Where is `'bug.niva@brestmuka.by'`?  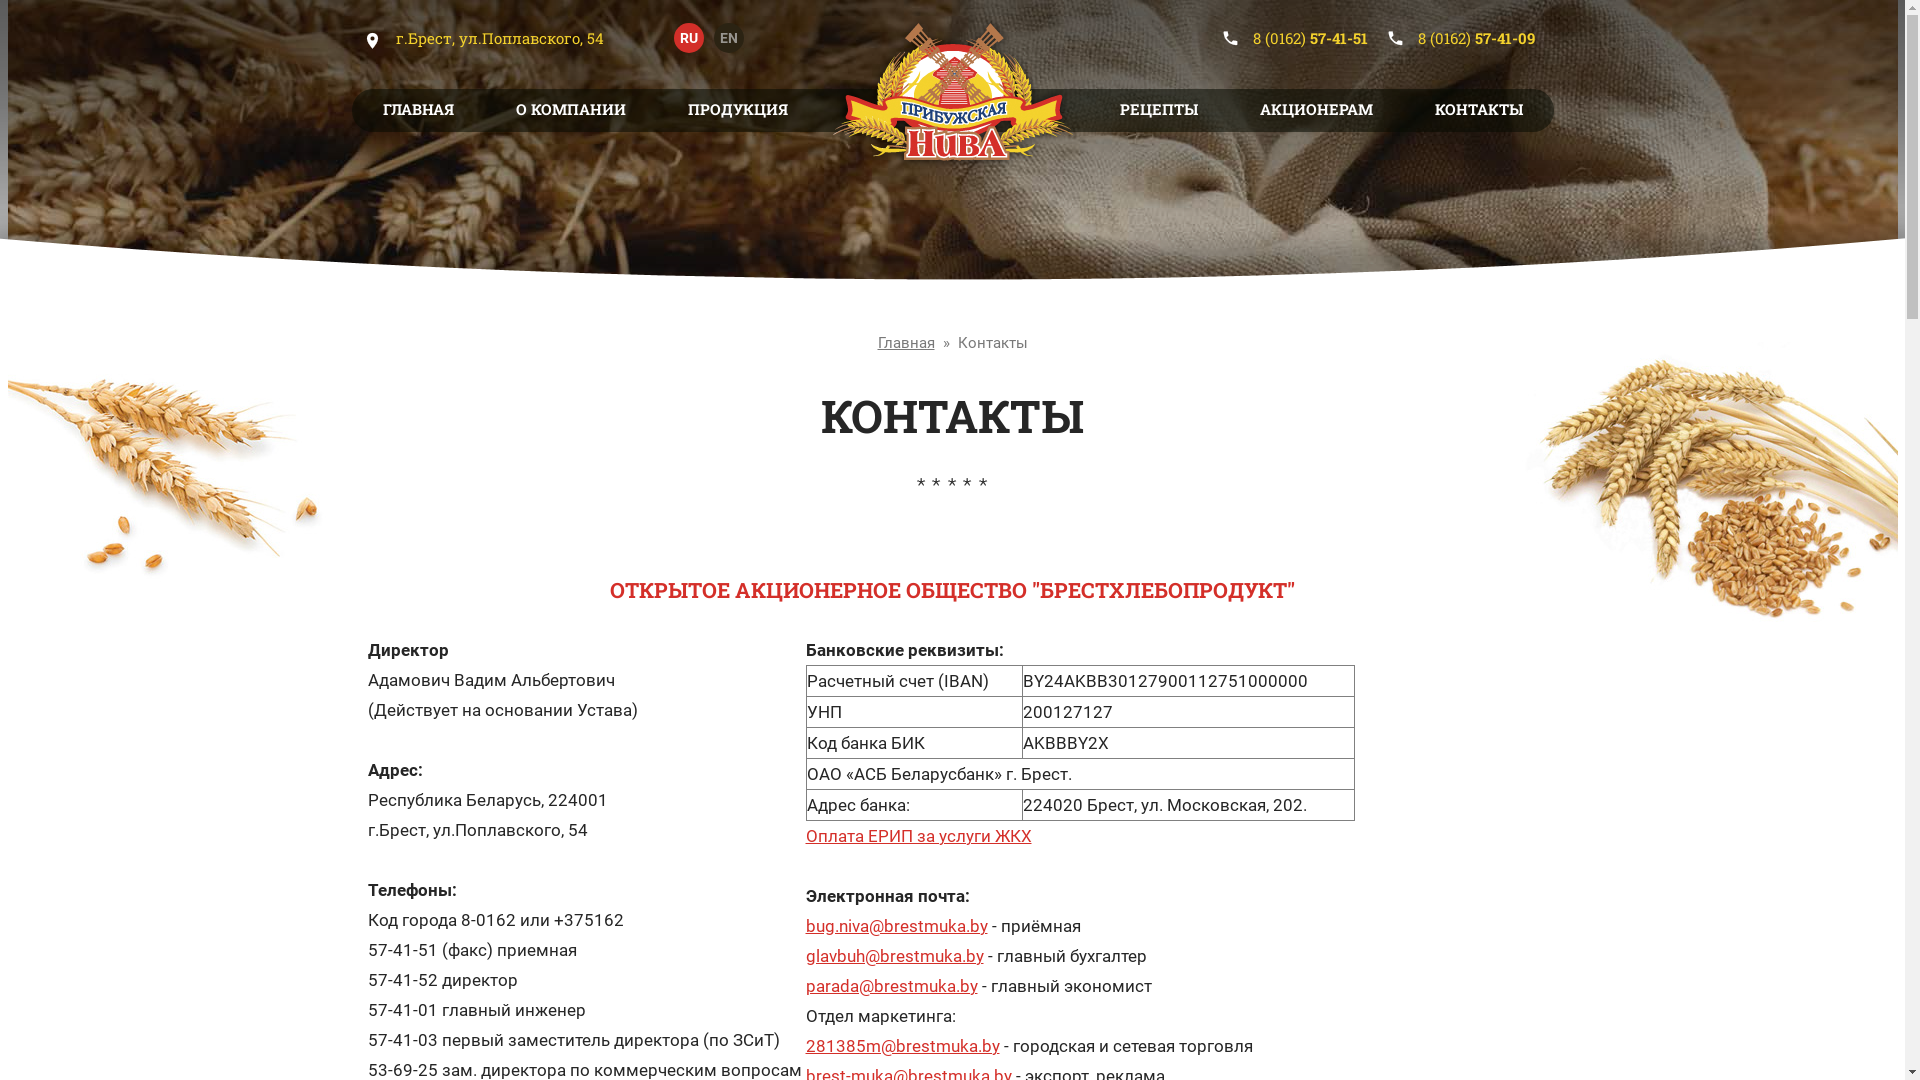 'bug.niva@brestmuka.by' is located at coordinates (896, 925).